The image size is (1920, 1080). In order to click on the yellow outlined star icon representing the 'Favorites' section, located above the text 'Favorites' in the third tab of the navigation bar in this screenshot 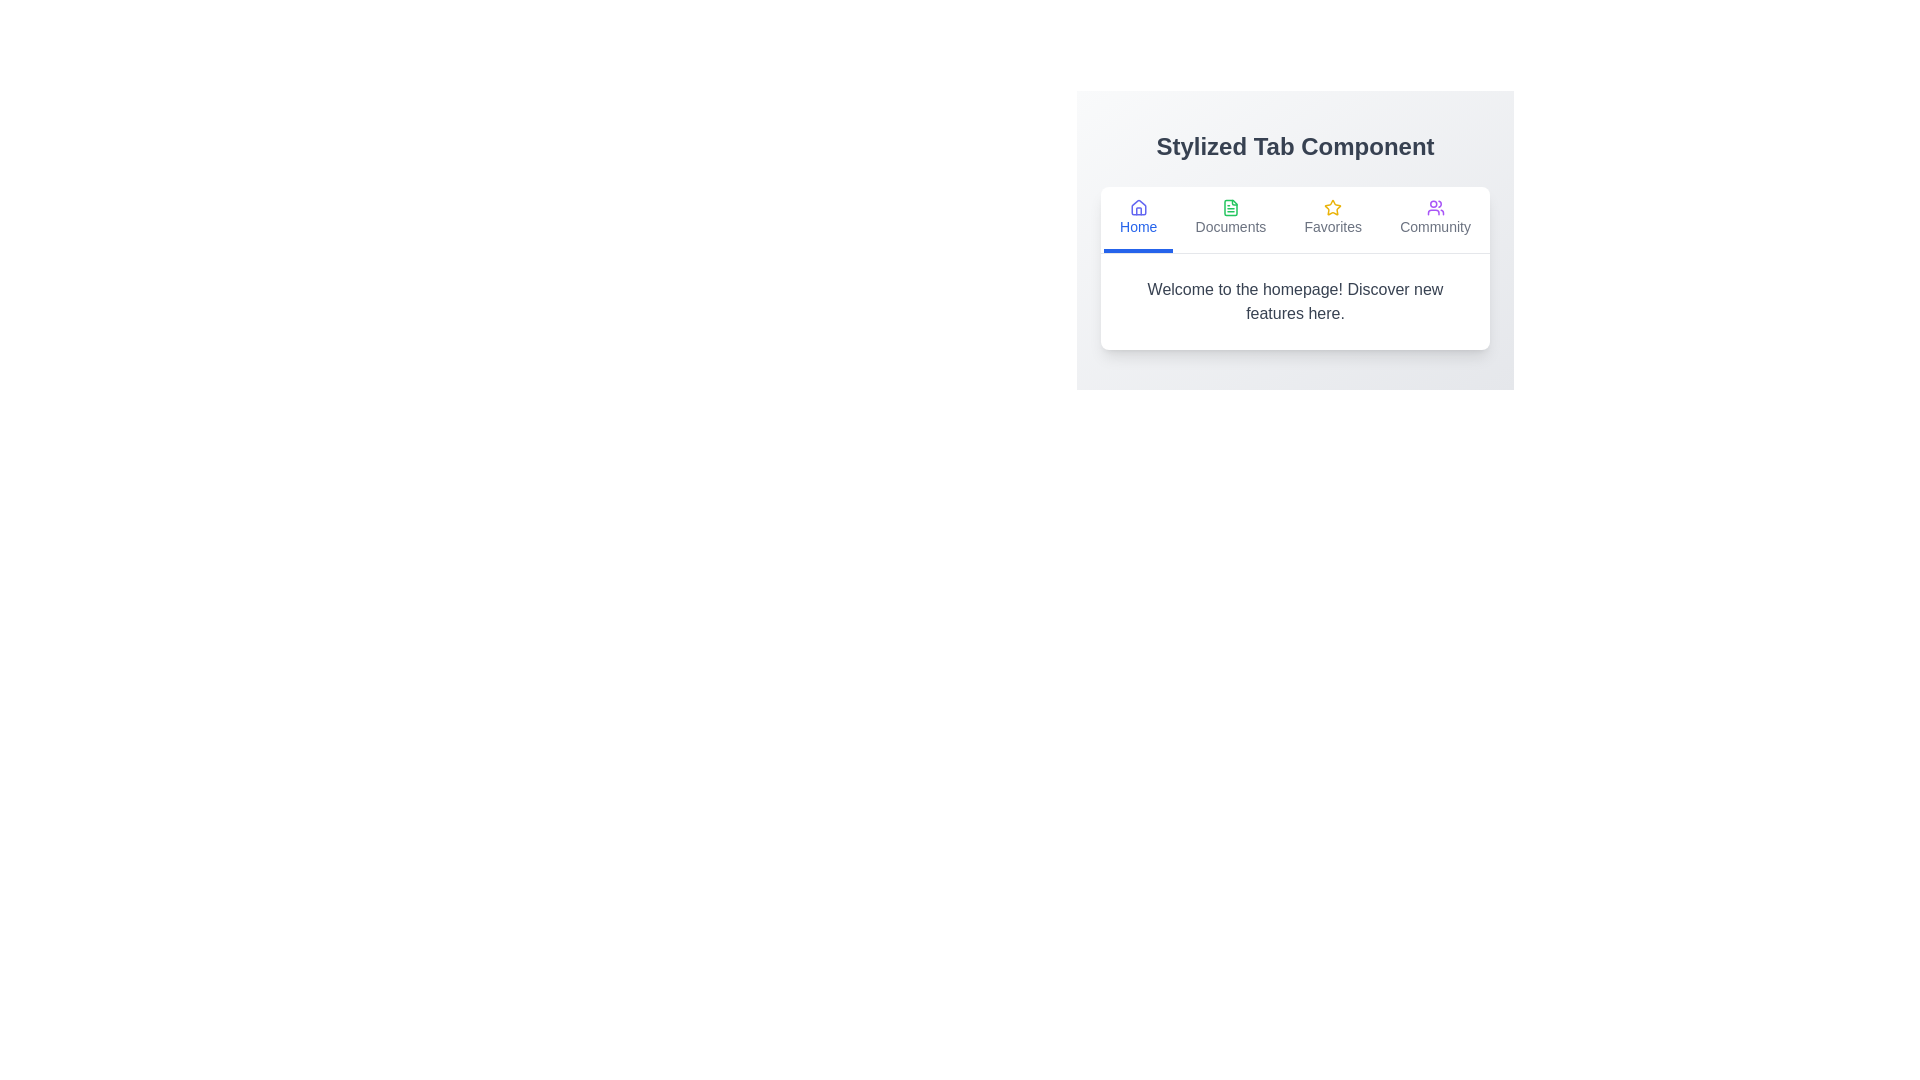, I will do `click(1333, 208)`.